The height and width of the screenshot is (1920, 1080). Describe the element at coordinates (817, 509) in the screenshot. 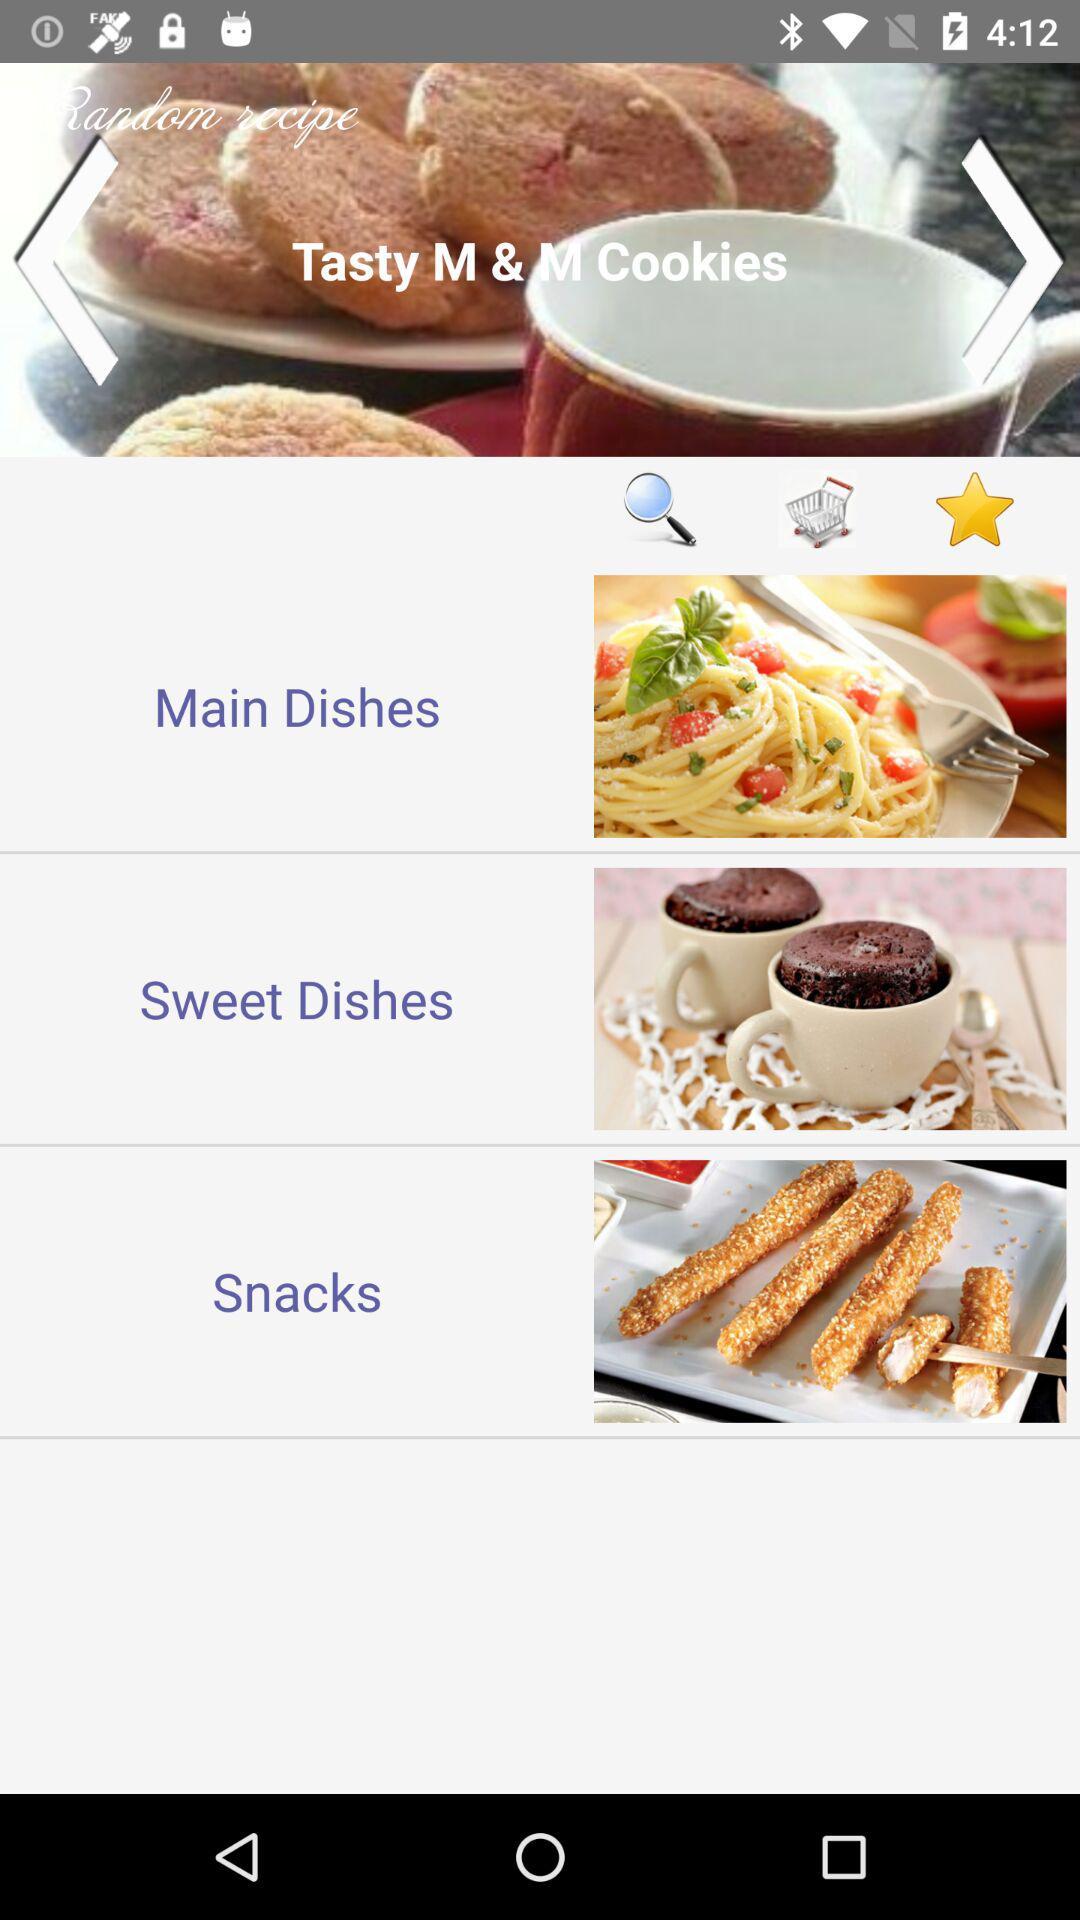

I see `microwave` at that location.